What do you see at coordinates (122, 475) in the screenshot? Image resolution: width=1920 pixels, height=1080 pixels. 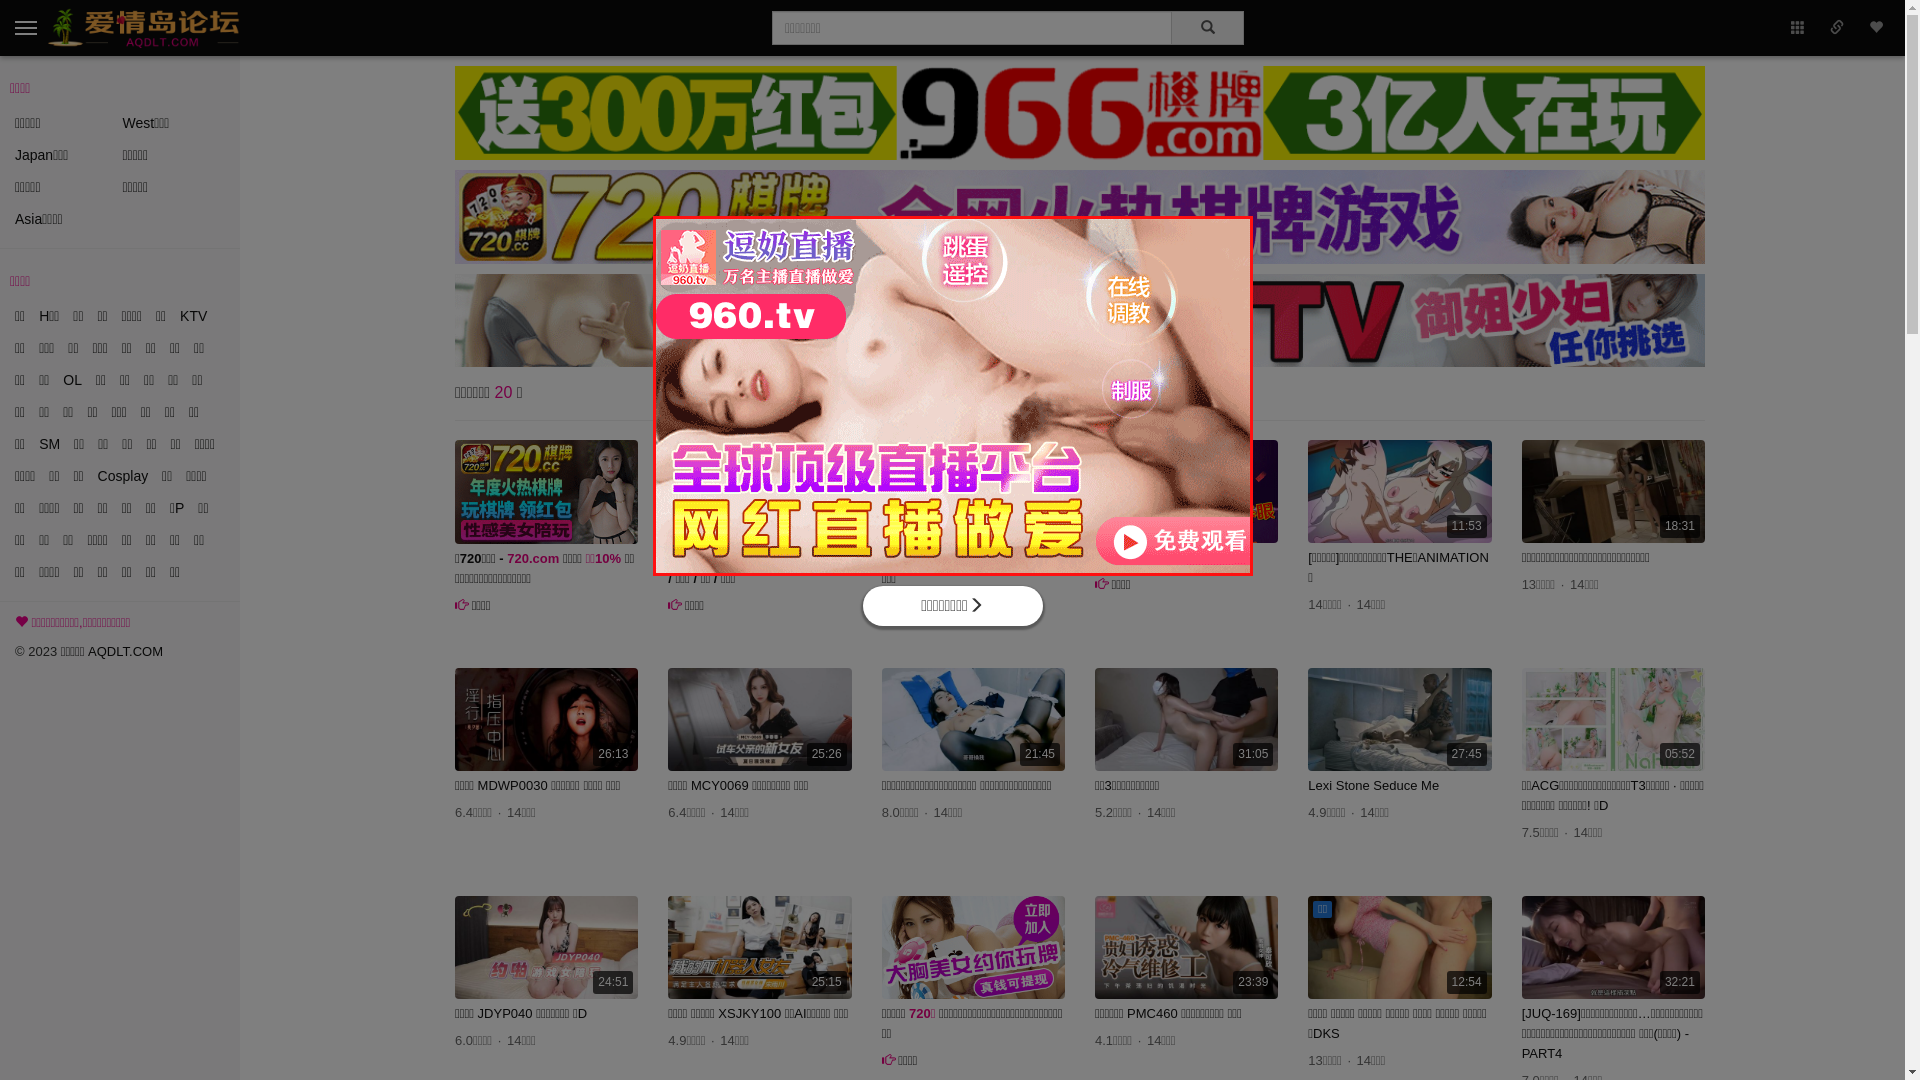 I see `'Cosplay'` at bounding box center [122, 475].